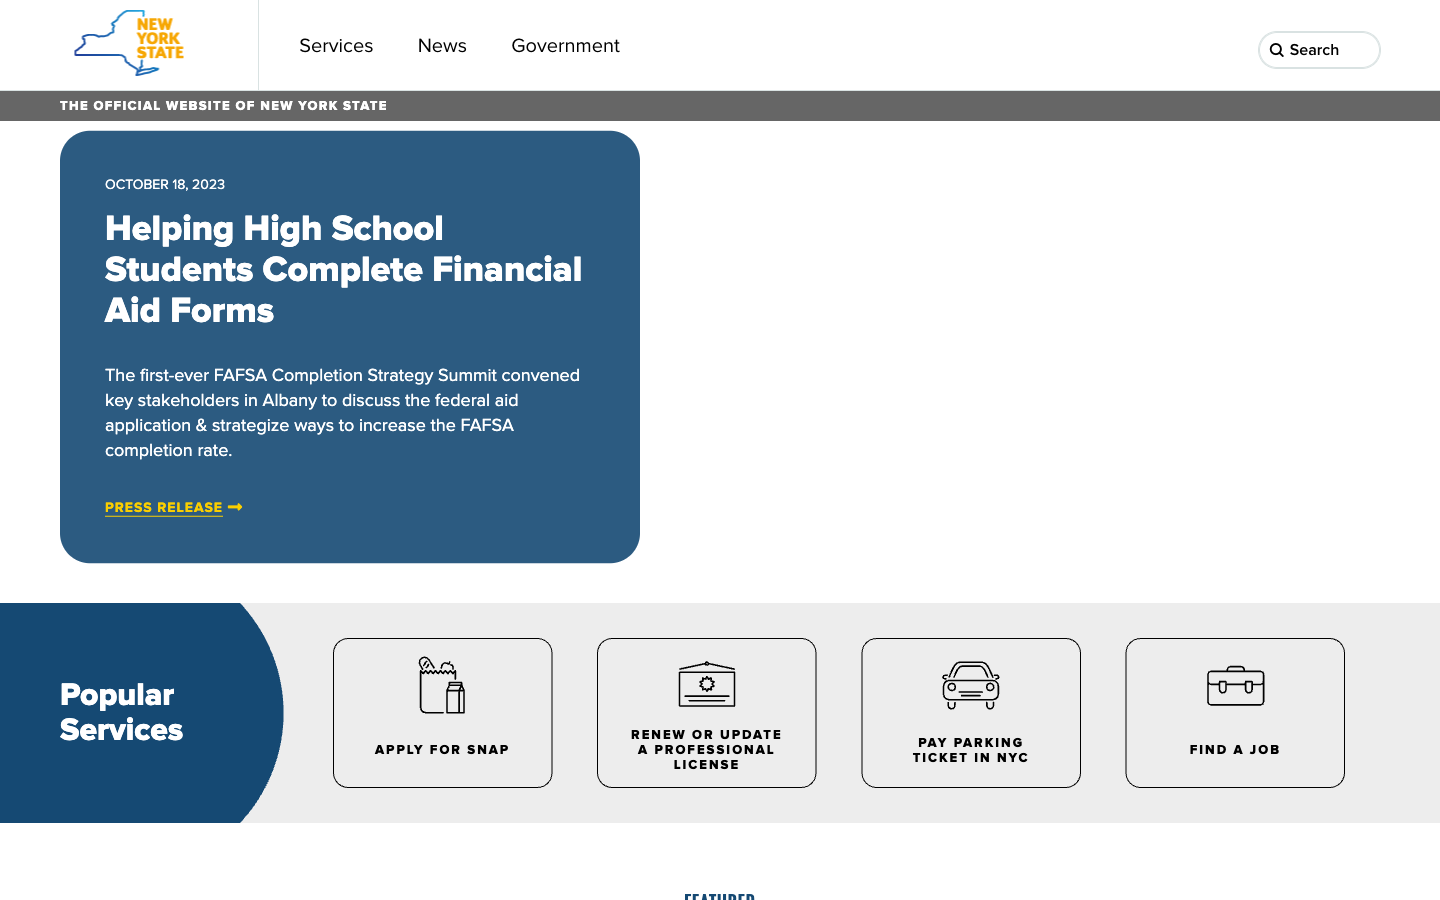  What do you see at coordinates (336, 44) in the screenshot?
I see `Go to the services tab from the top navigation bar` at bounding box center [336, 44].